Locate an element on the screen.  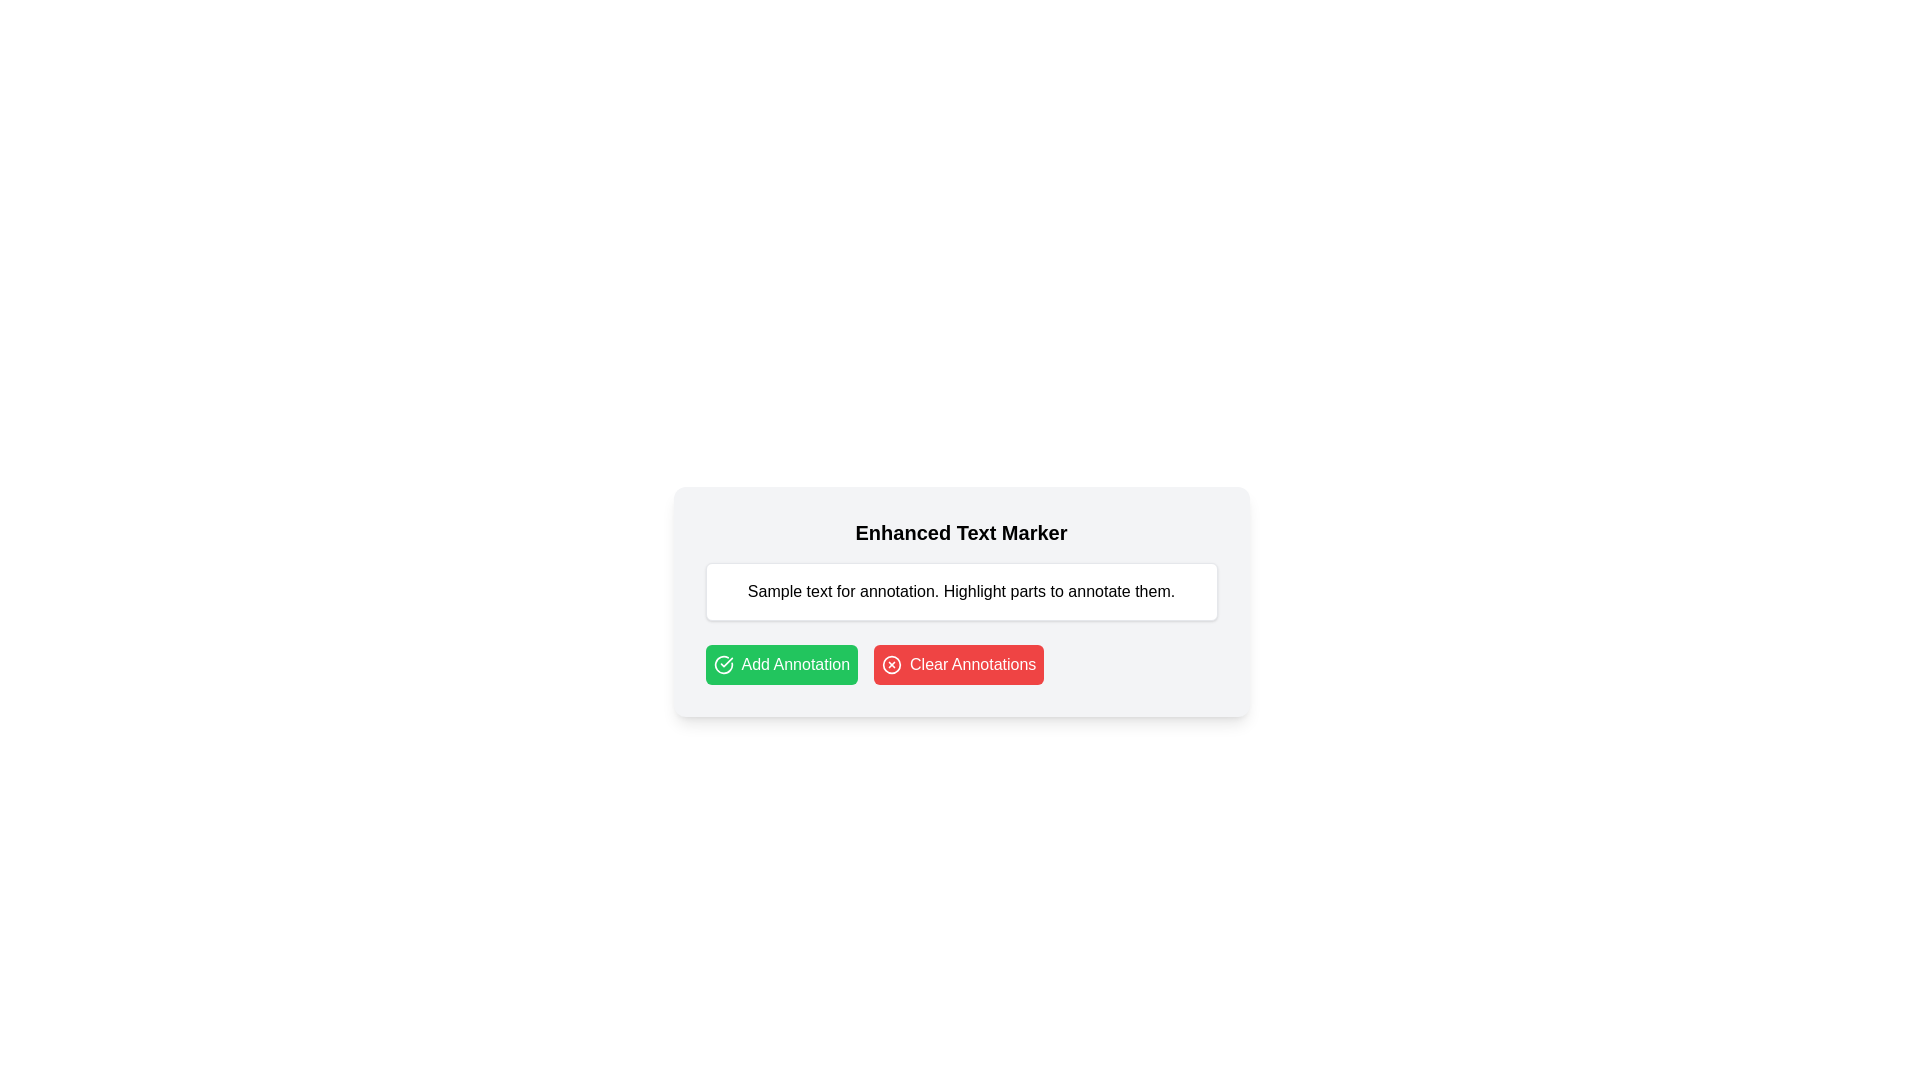
the character 'e' in the word 'Sample' within the displayed text 'Sample text for annotation. Highlight parts to annotate them.' is located at coordinates (796, 590).